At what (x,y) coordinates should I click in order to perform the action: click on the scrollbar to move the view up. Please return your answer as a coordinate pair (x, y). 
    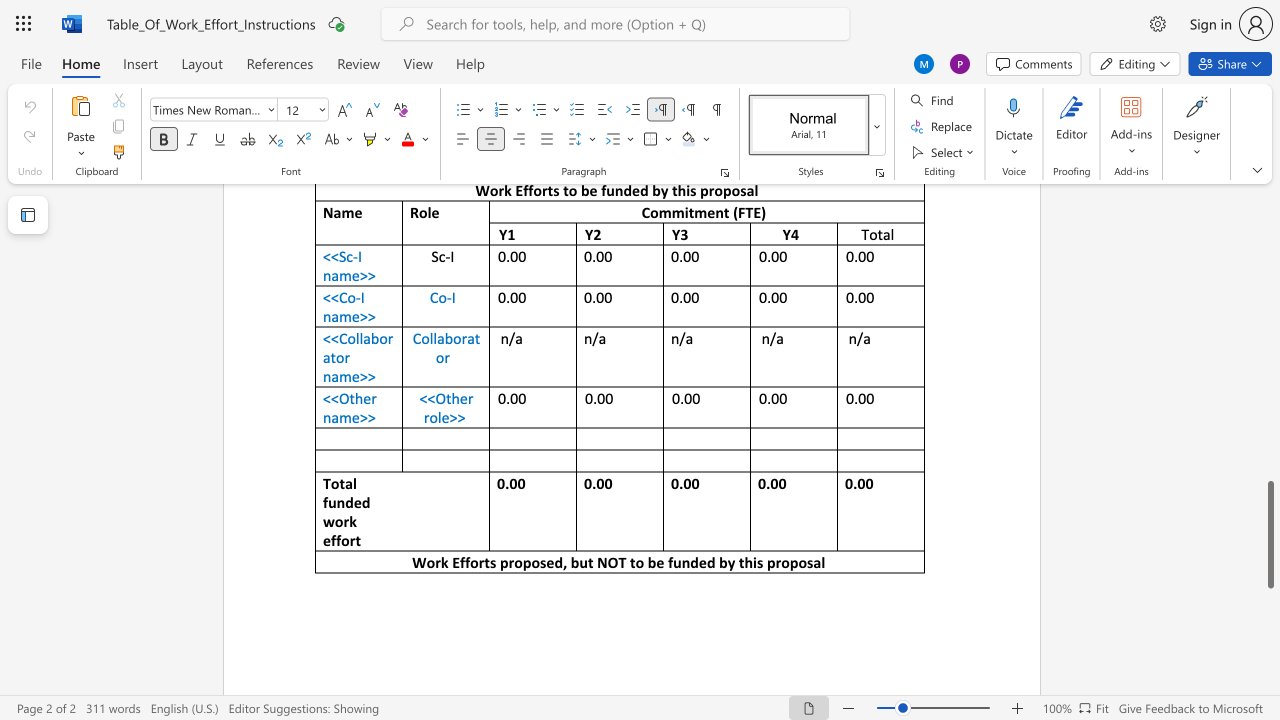
    Looking at the image, I should click on (1269, 290).